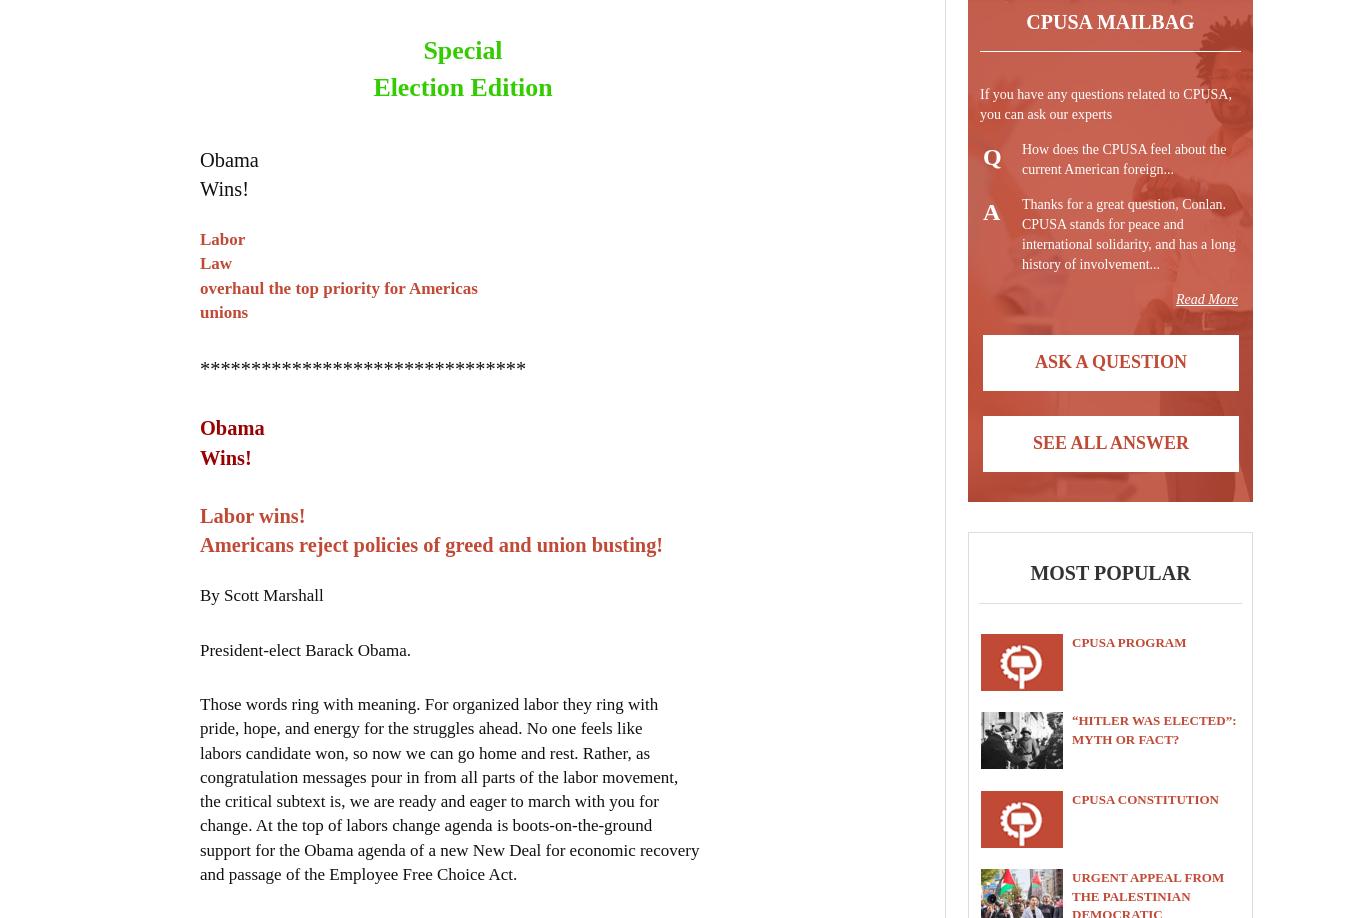 The image size is (1366, 918). I want to click on 'CPUSA Program', so click(1127, 641).